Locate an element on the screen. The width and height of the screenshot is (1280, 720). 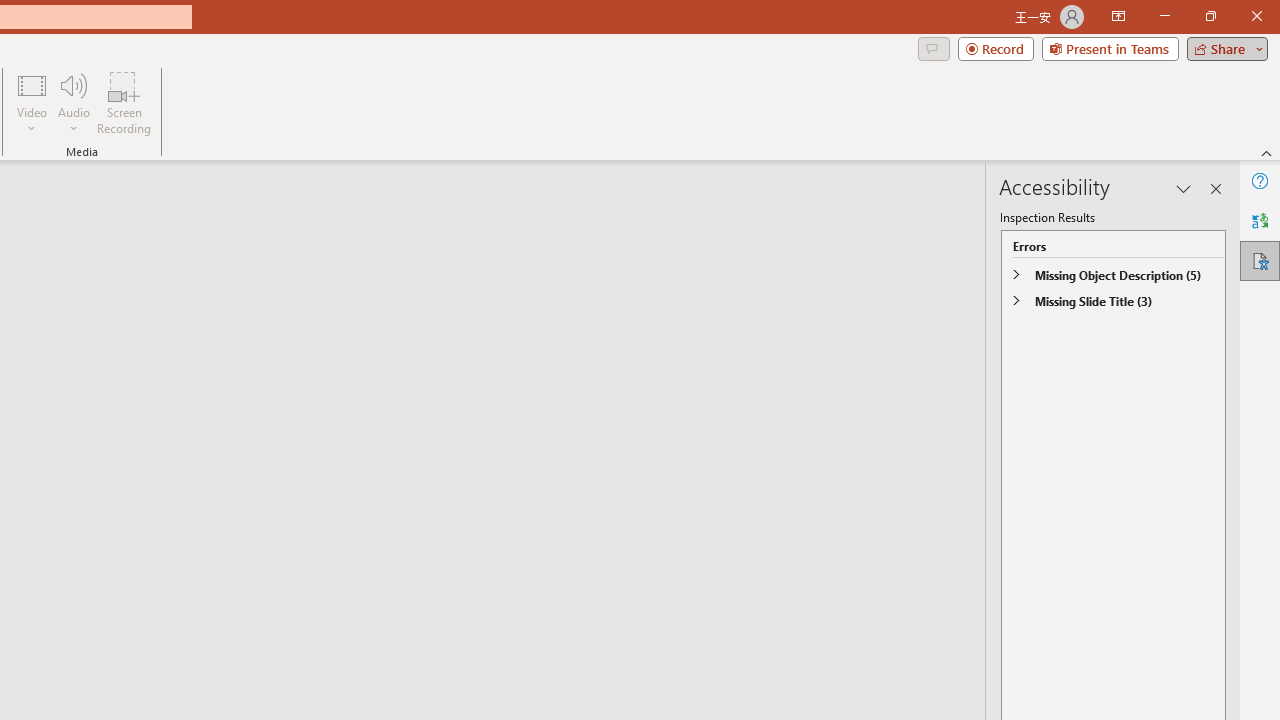
'Close' is located at coordinates (1255, 16).